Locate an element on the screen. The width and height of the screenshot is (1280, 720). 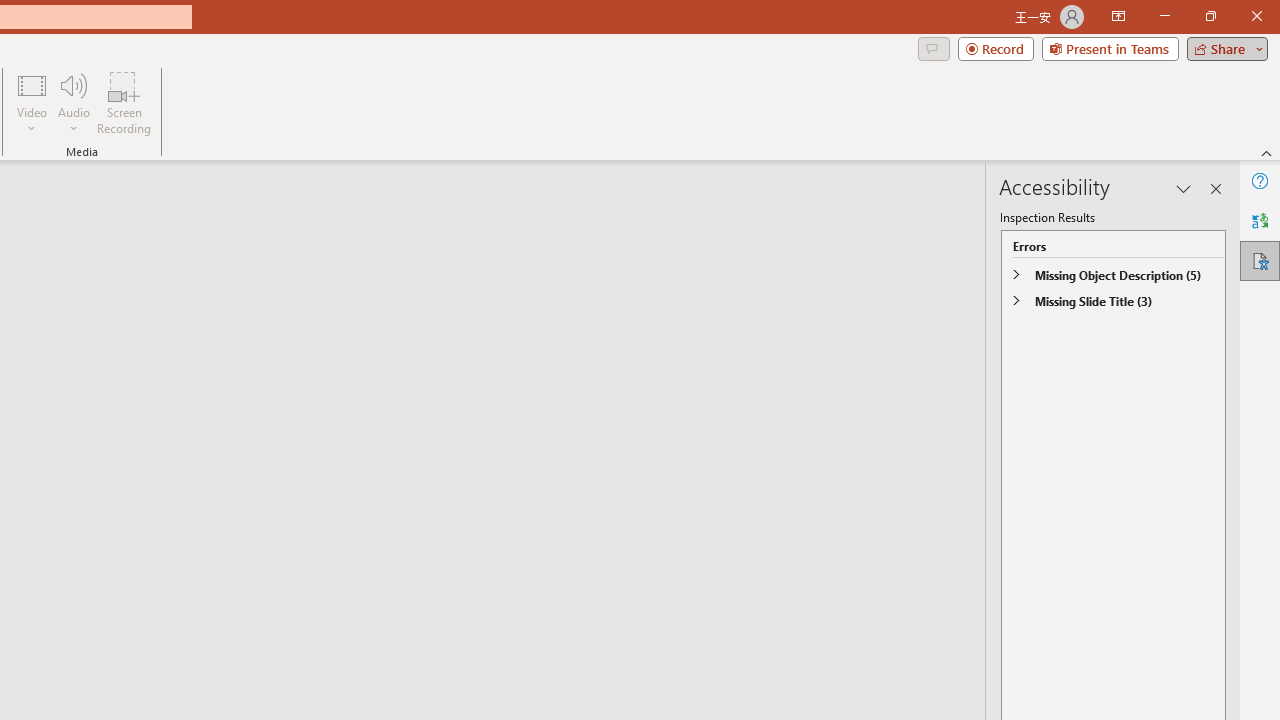
'Close' is located at coordinates (1255, 16).